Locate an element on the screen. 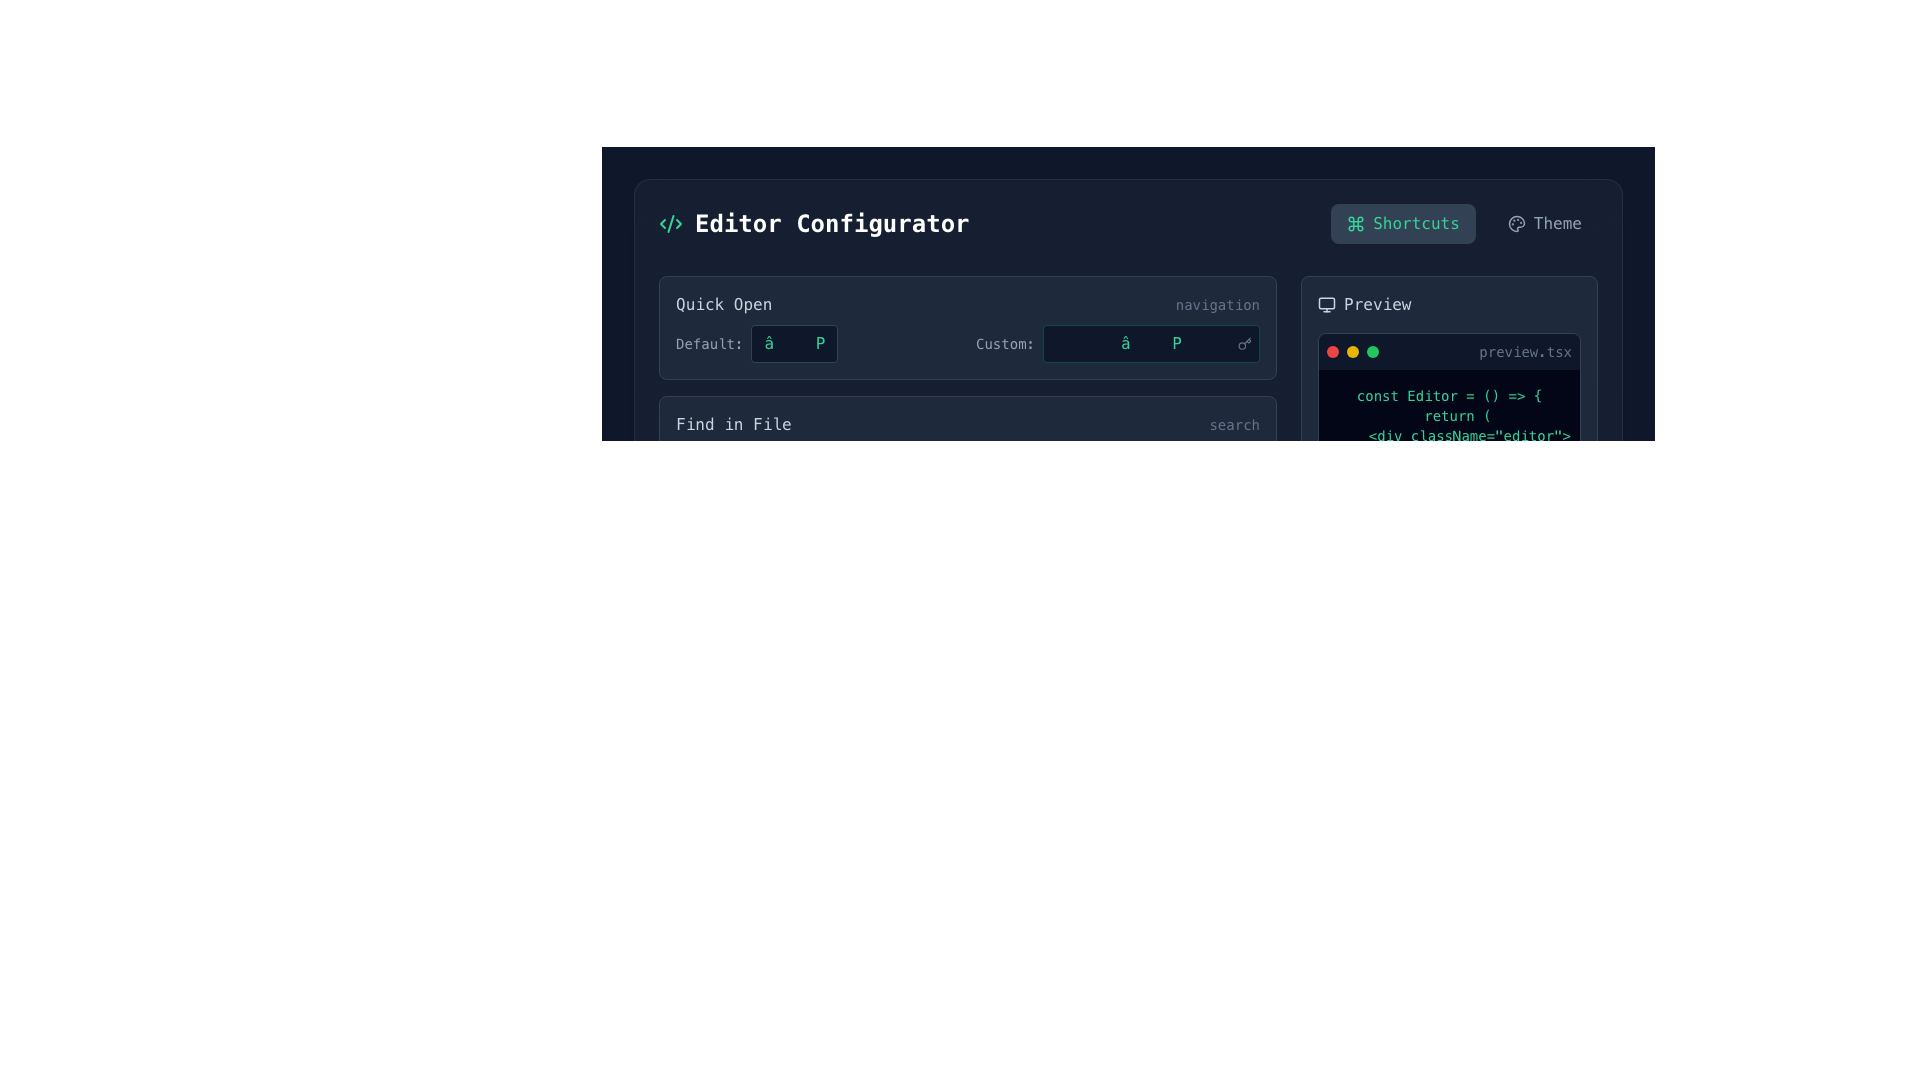 This screenshot has width=1920, height=1080. the first button in the top-right section of the interface is located at coordinates (1402, 223).